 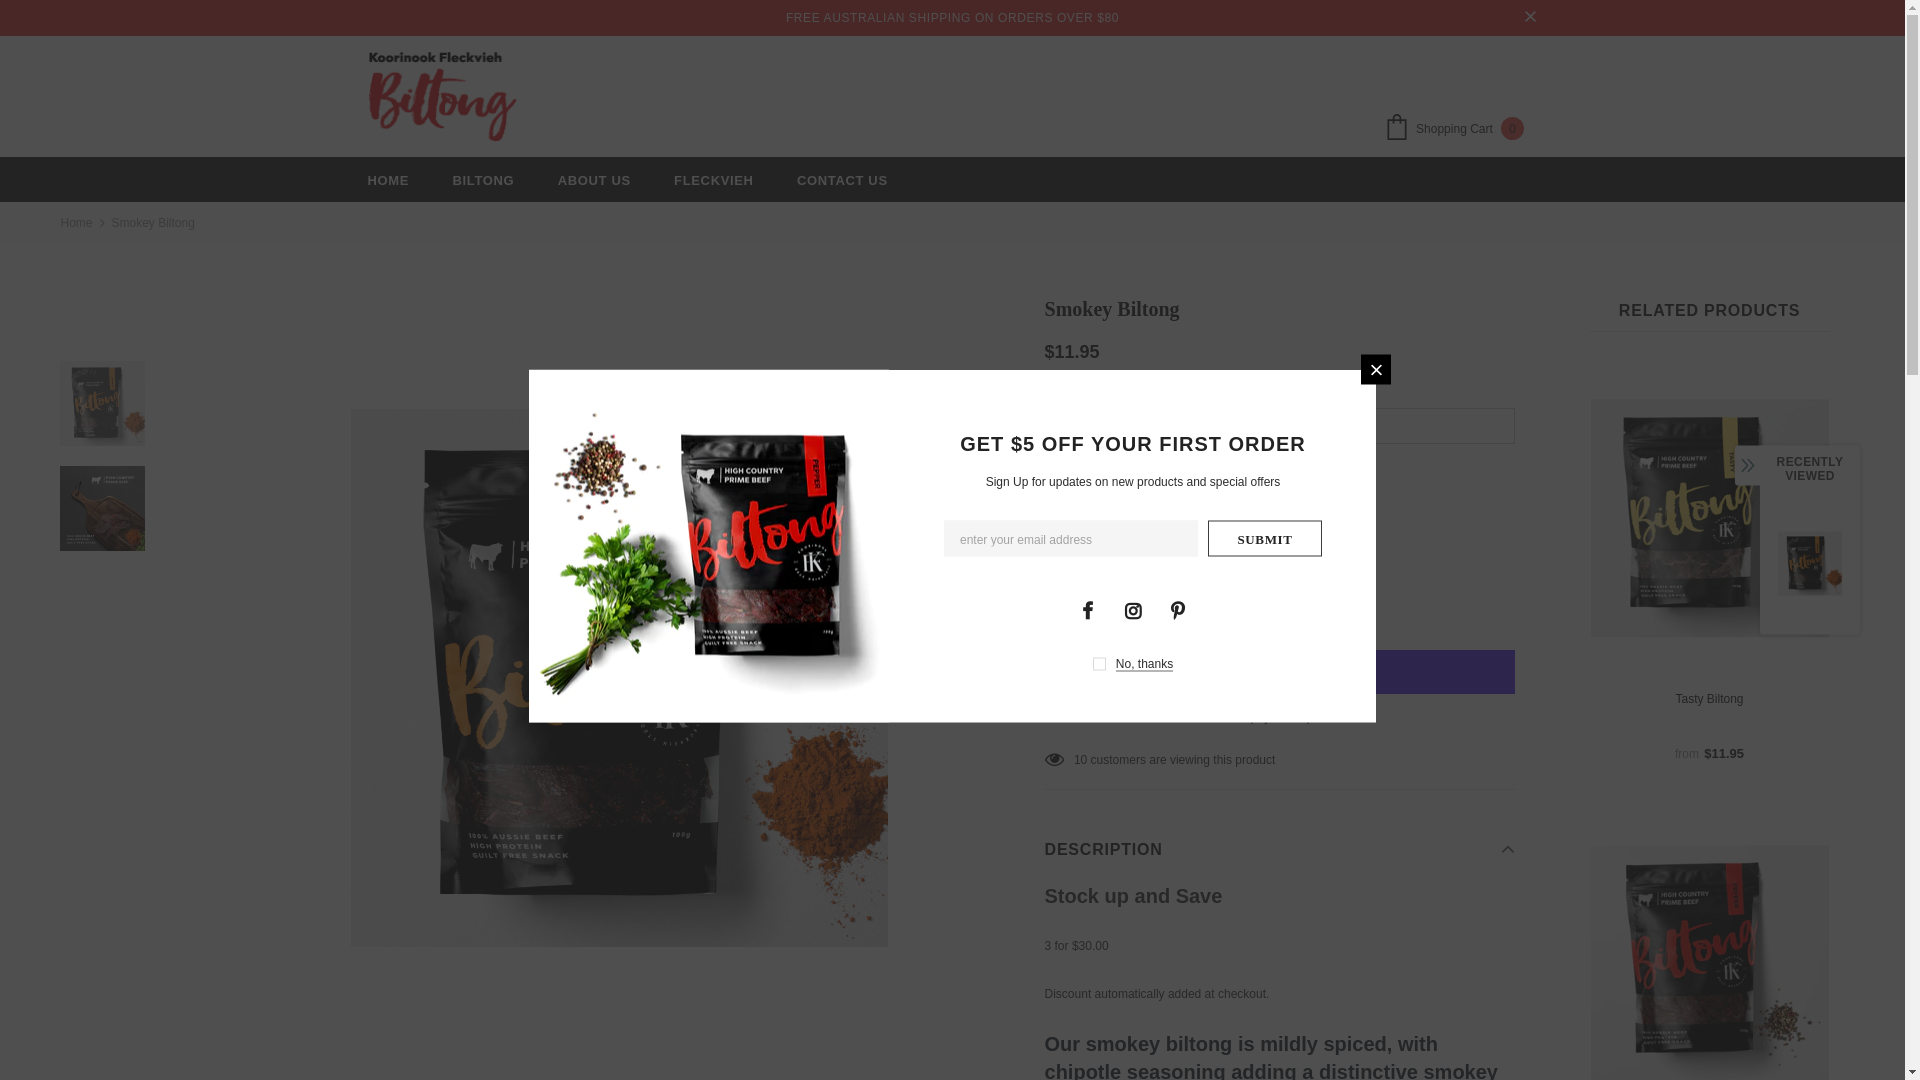 What do you see at coordinates (483, 178) in the screenshot?
I see `'BILTONG'` at bounding box center [483, 178].